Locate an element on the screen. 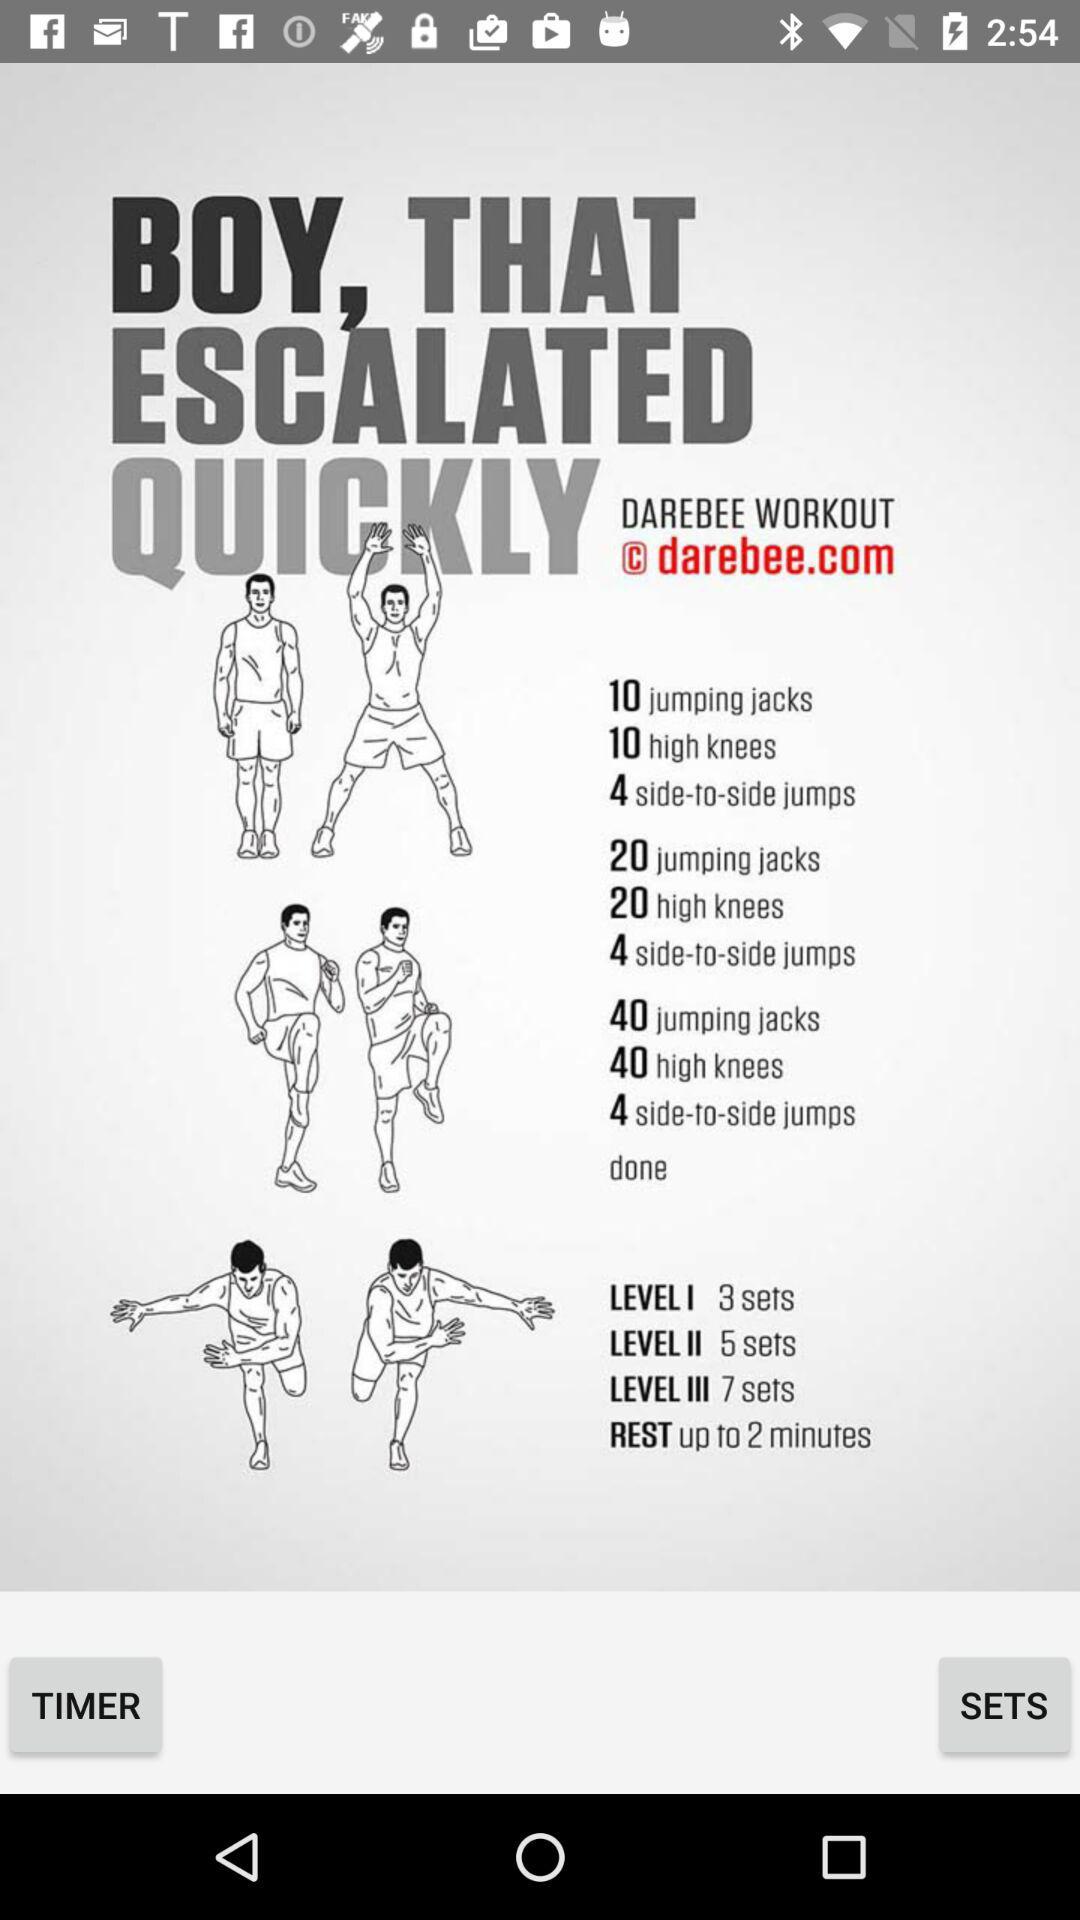  the sets at the bottom right corner is located at coordinates (1004, 1703).